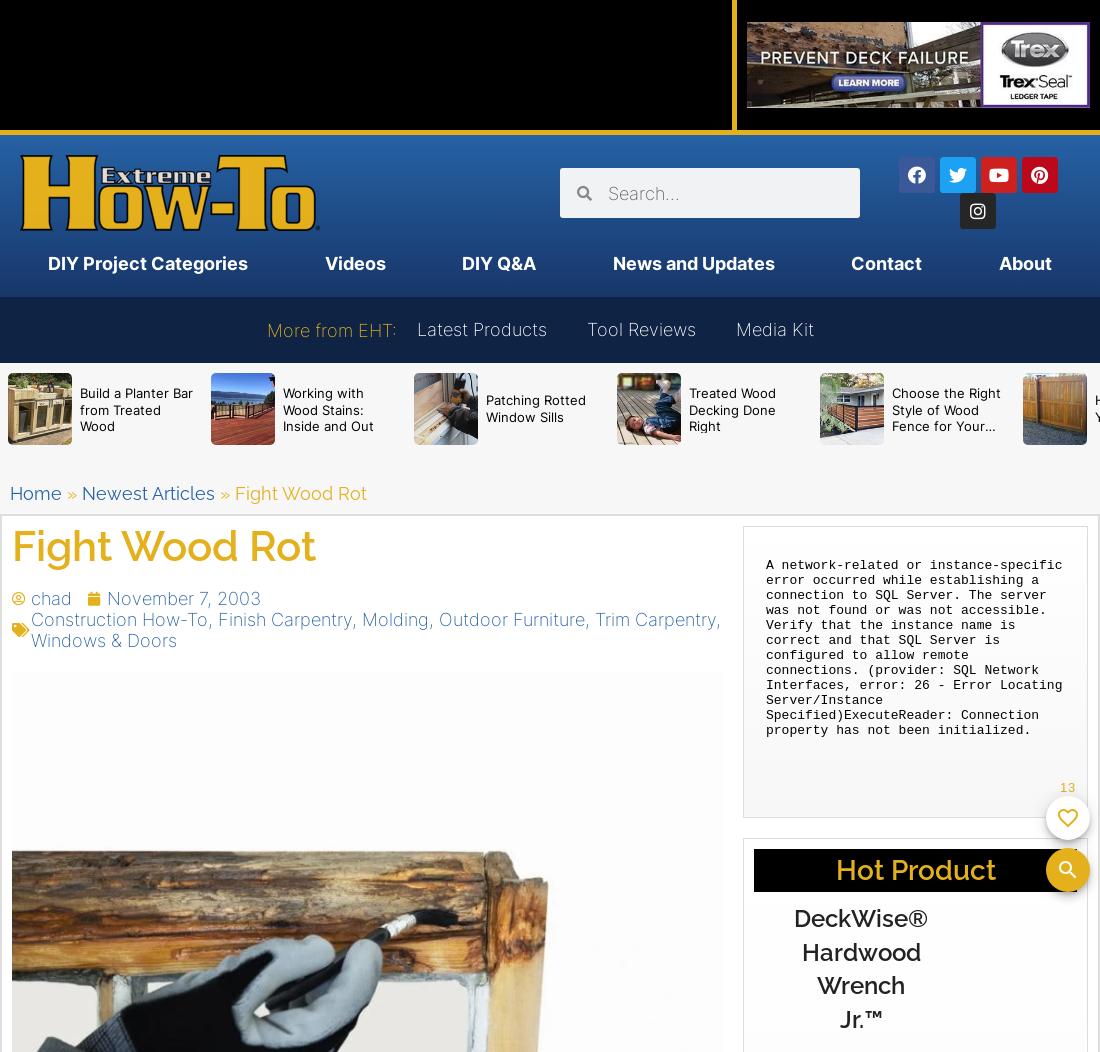 Image resolution: width=1100 pixels, height=1052 pixels. What do you see at coordinates (50, 597) in the screenshot?
I see `'chad'` at bounding box center [50, 597].